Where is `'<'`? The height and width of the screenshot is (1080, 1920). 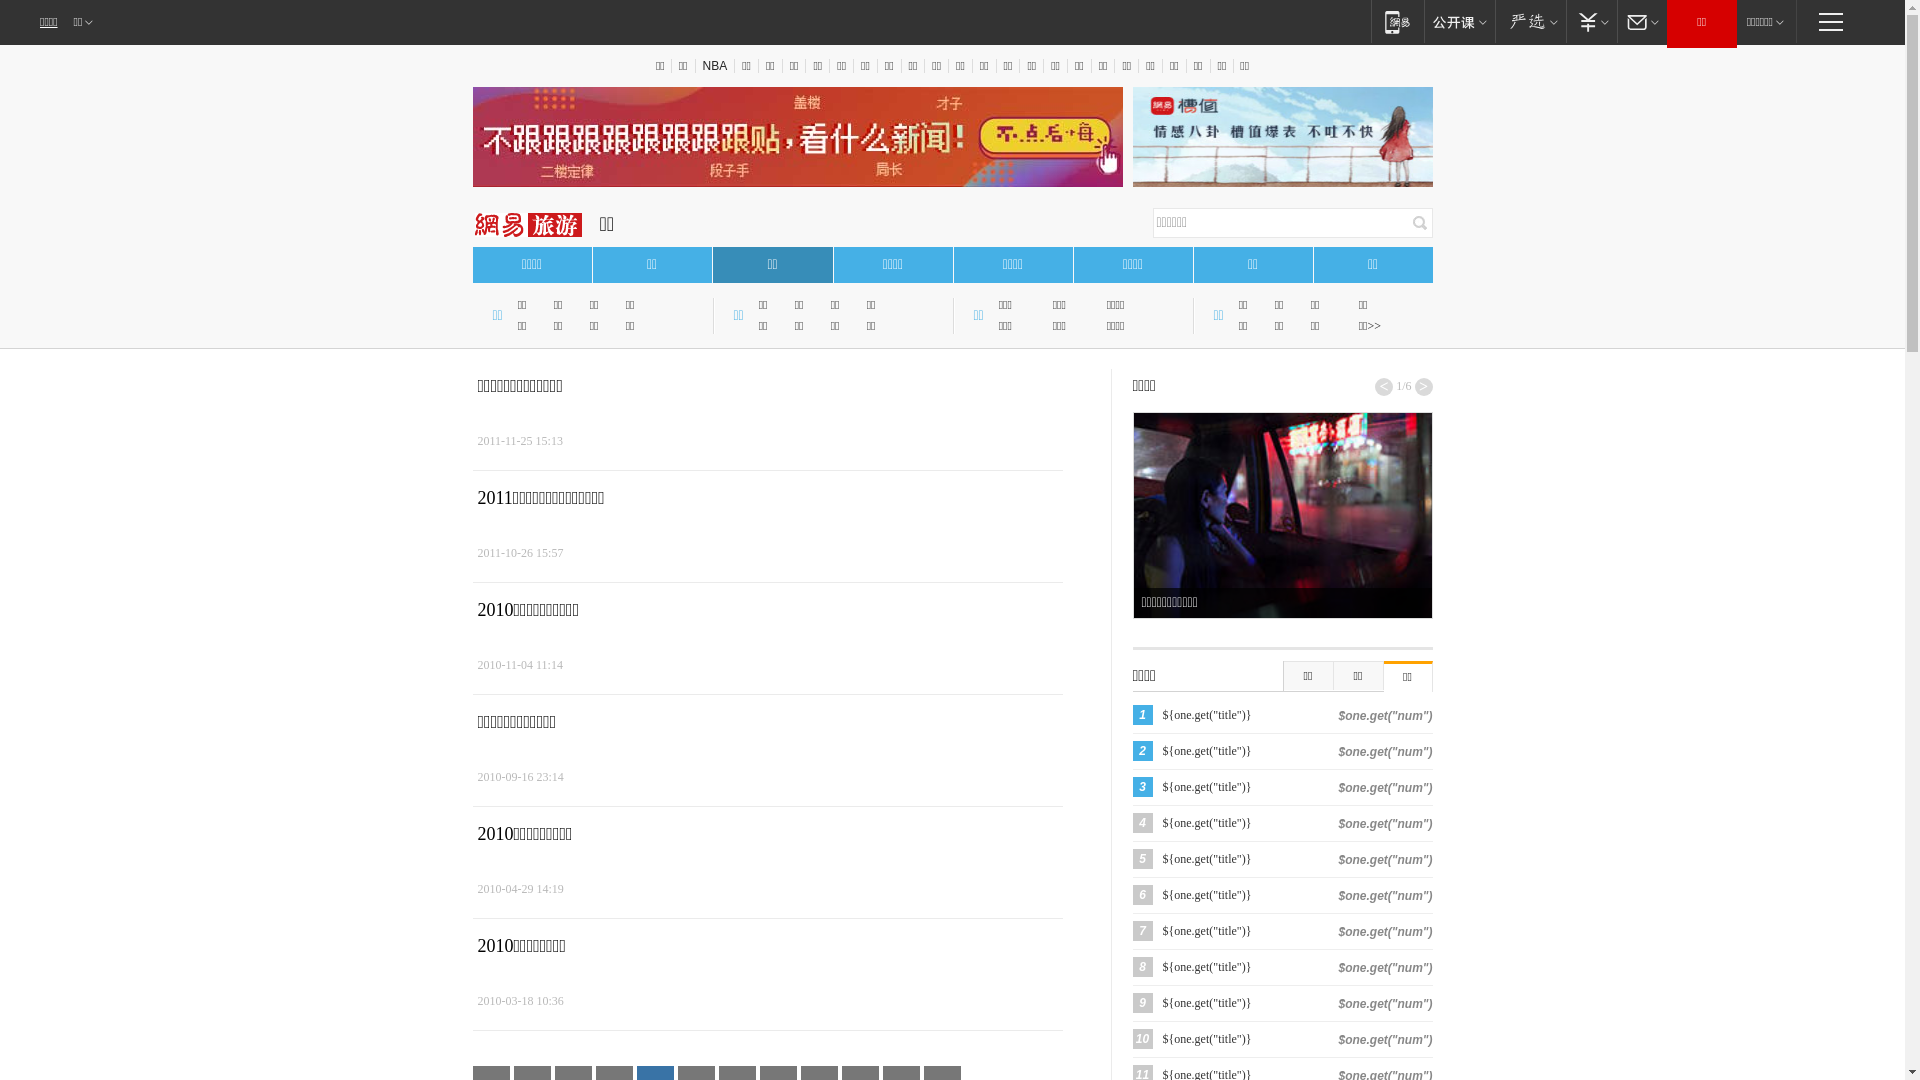
'<' is located at coordinates (1373, 386).